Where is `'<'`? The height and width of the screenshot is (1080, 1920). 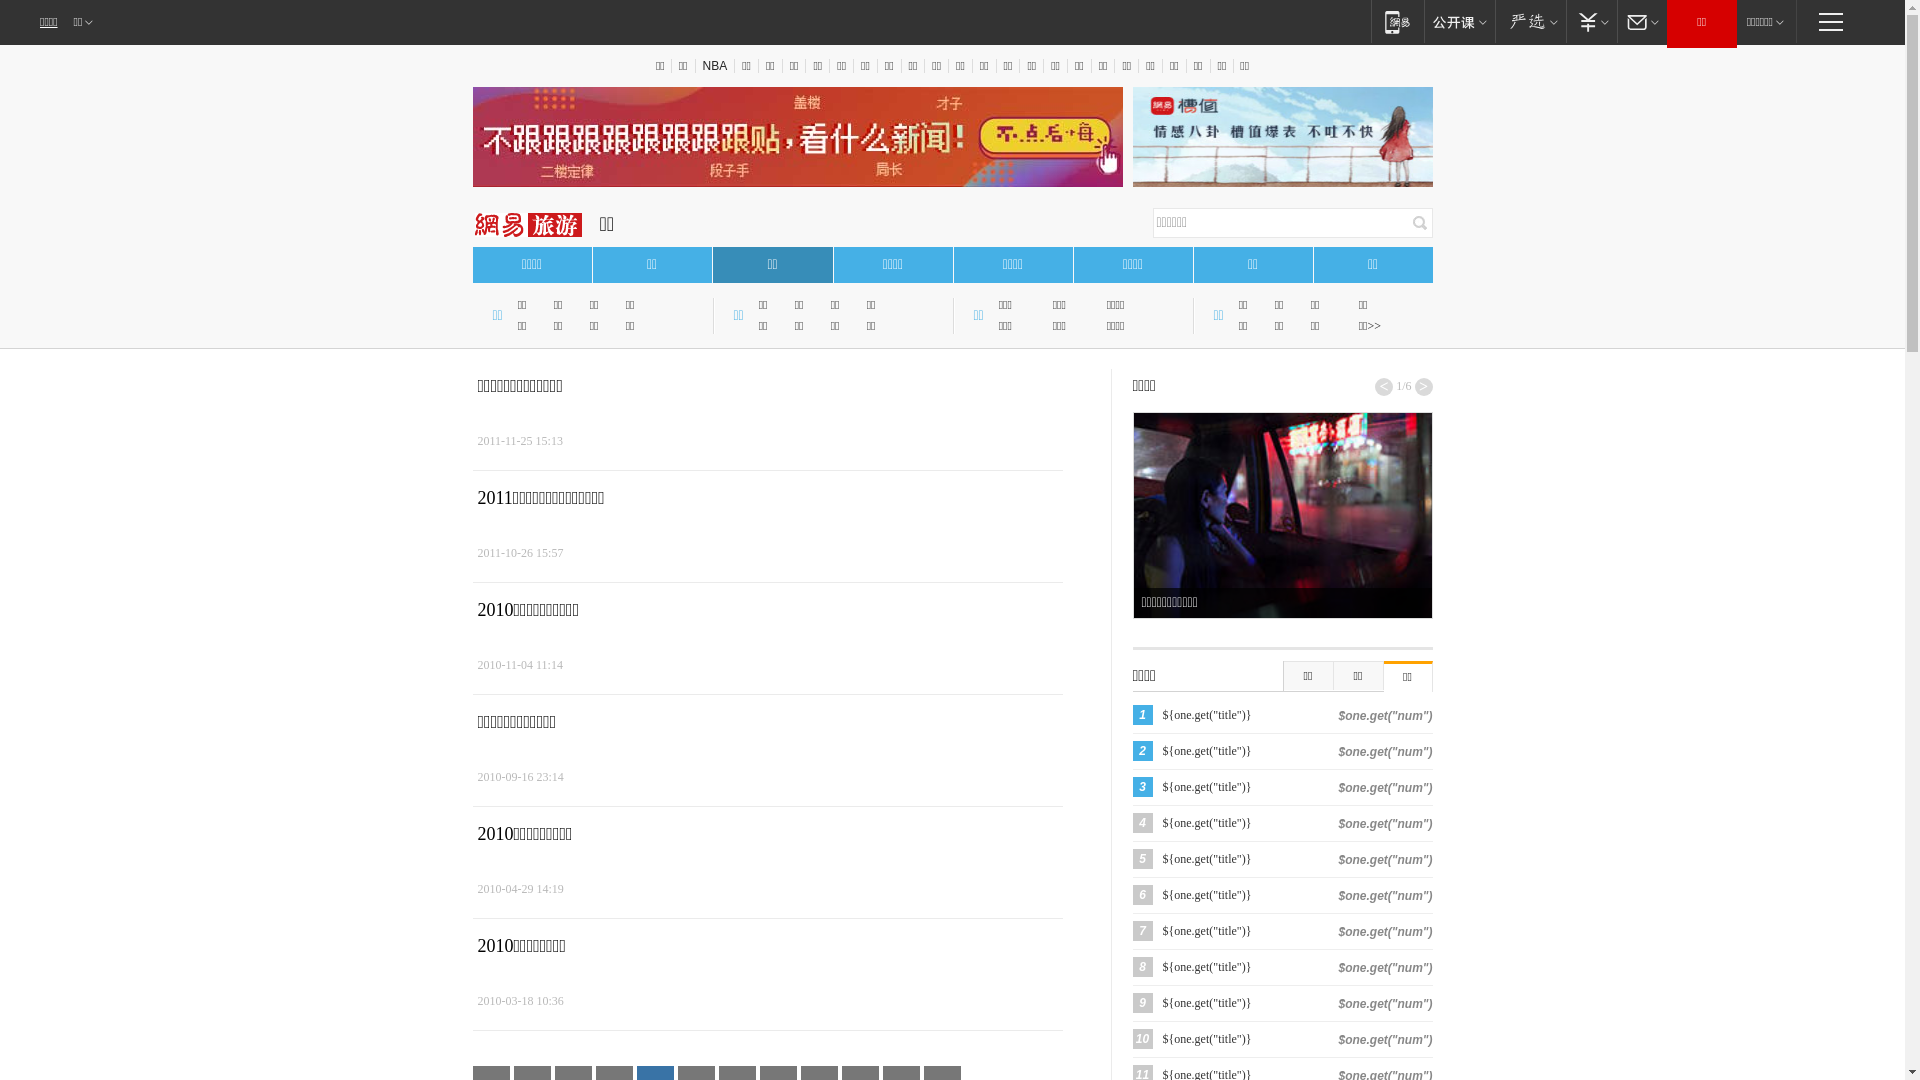
'<' is located at coordinates (1373, 386).